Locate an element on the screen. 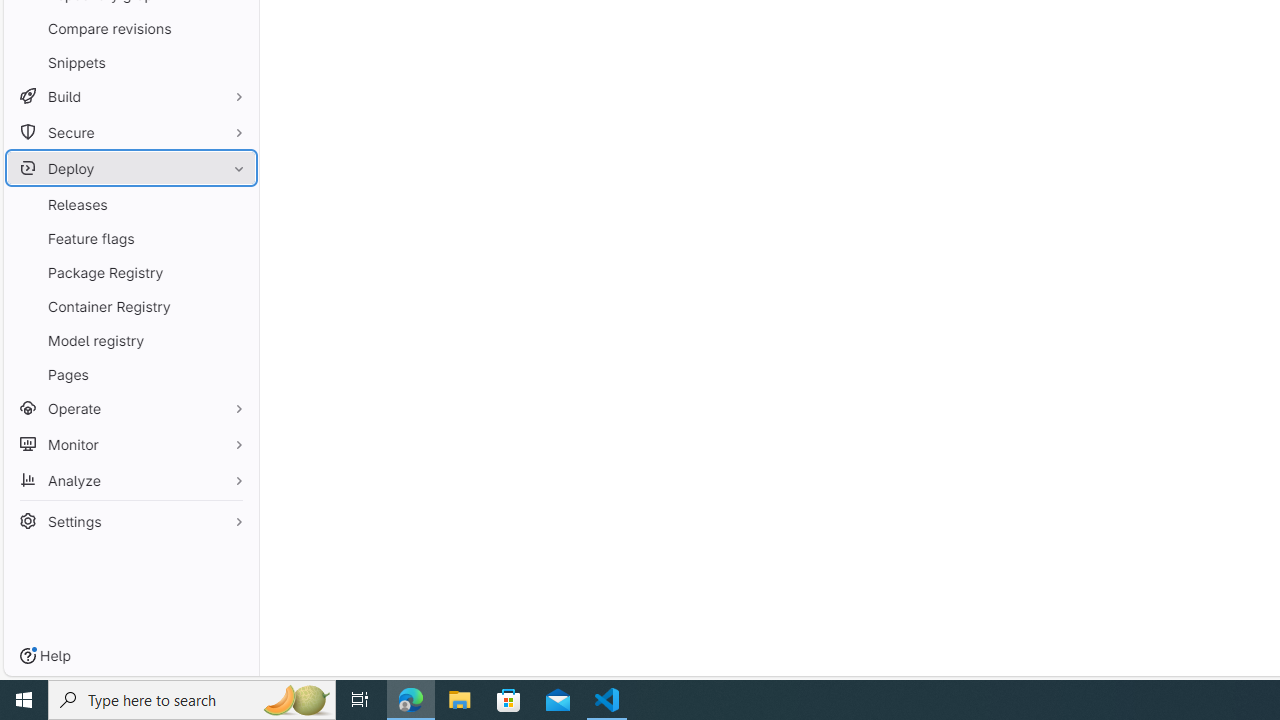  'Pages' is located at coordinates (130, 374).